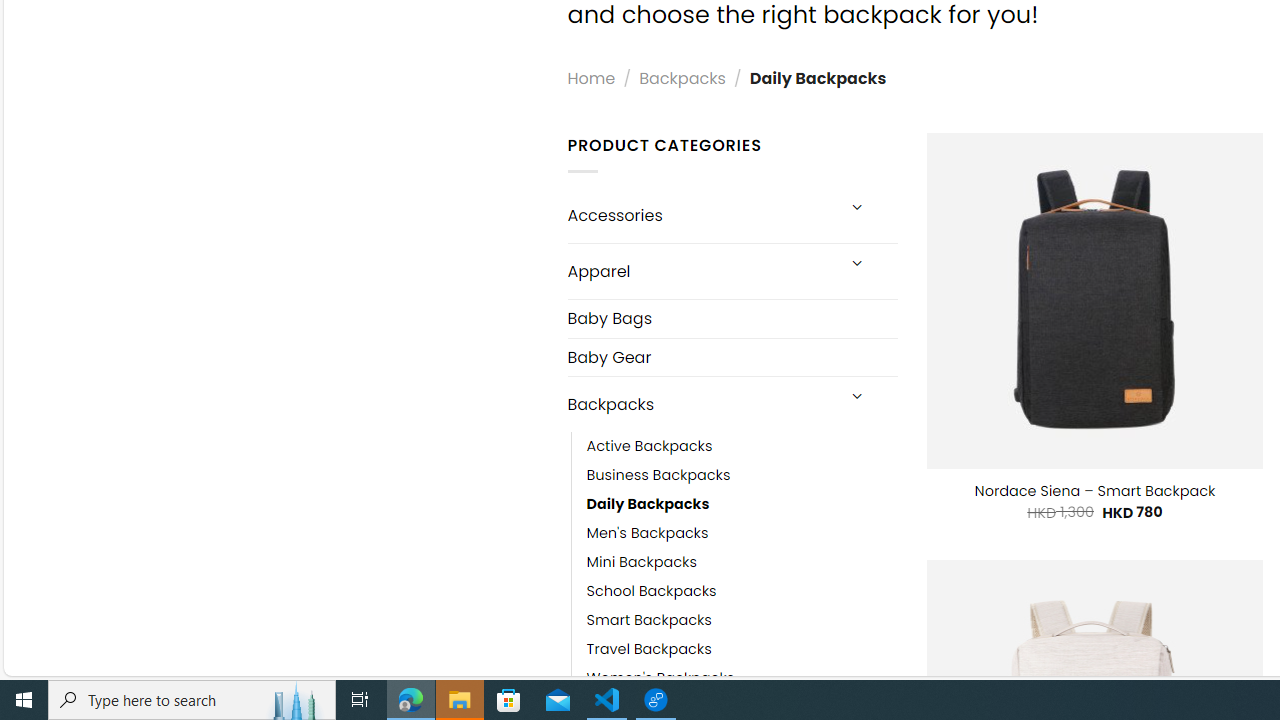 This screenshot has width=1280, height=720. Describe the element at coordinates (651, 590) in the screenshot. I see `'School Backpacks'` at that location.